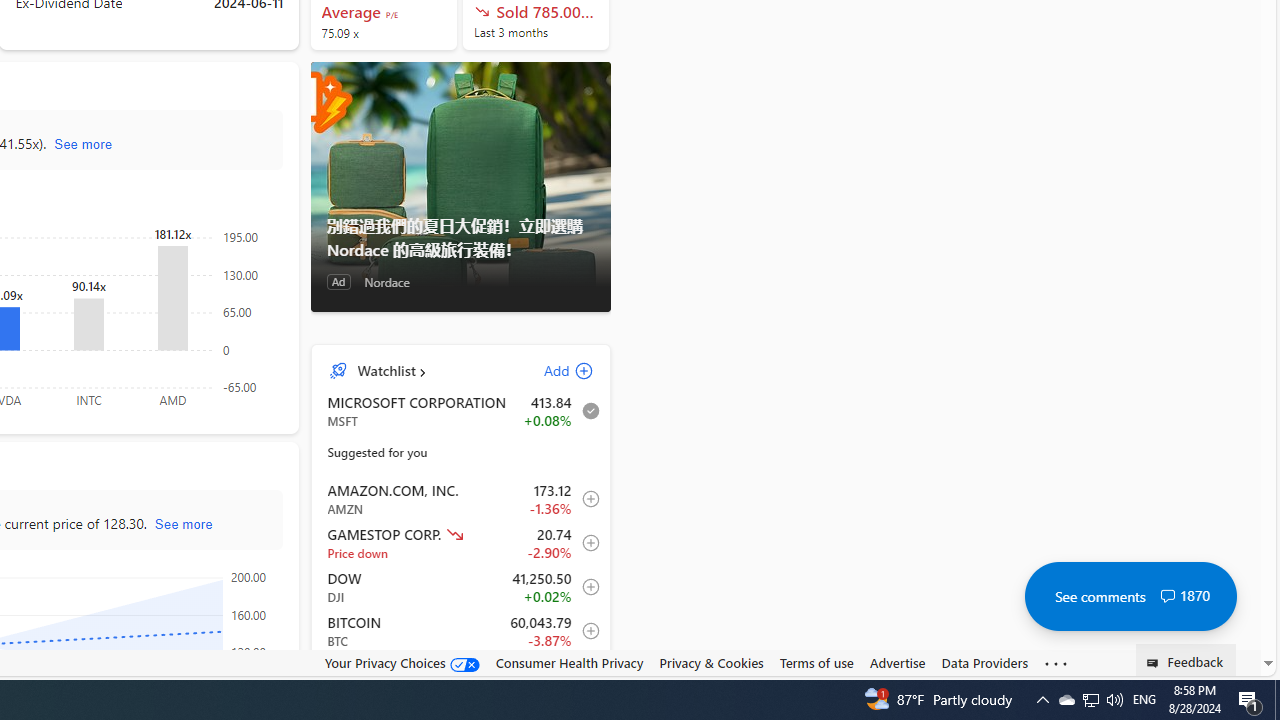  Describe the element at coordinates (1130, 595) in the screenshot. I see `'See comments 1870'` at that location.